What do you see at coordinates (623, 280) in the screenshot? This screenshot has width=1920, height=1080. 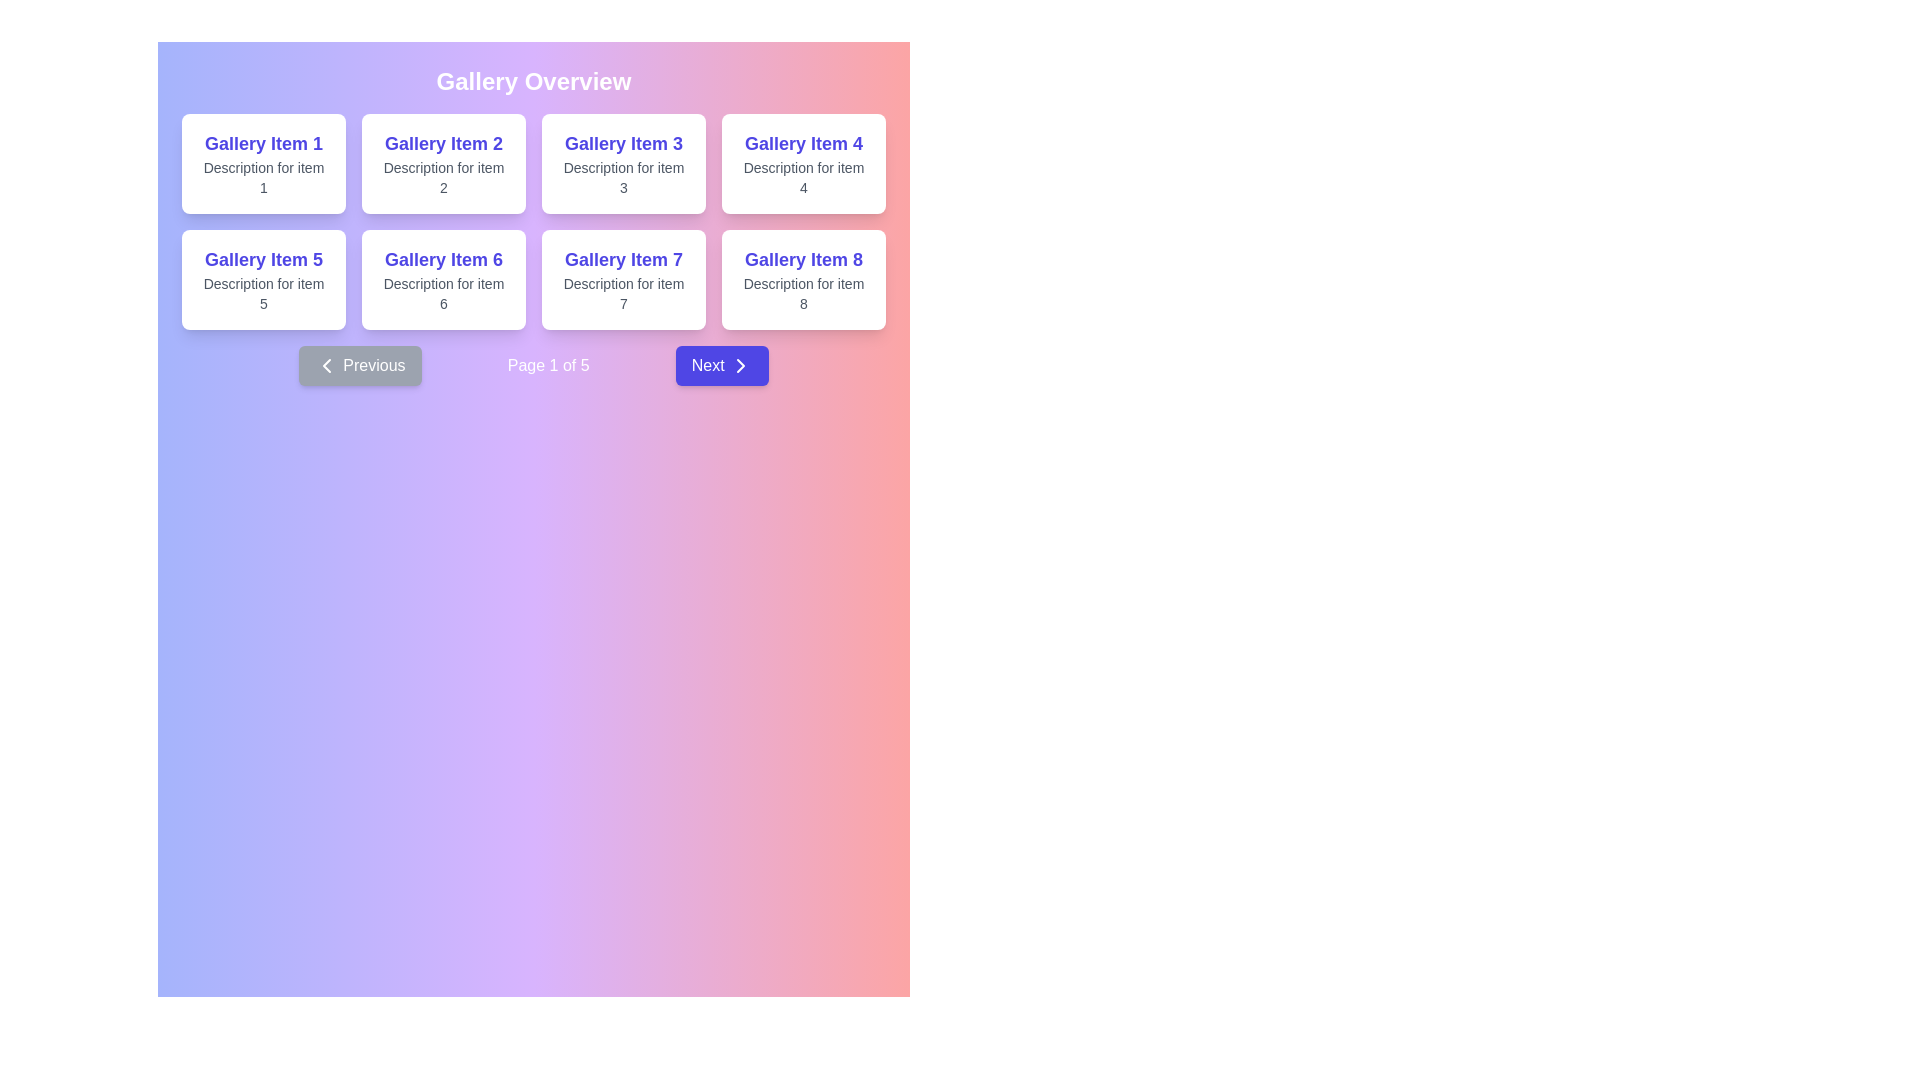 I see `the gallery item card located in the second row, third column of the grid layout, providing information about the item` at bounding box center [623, 280].